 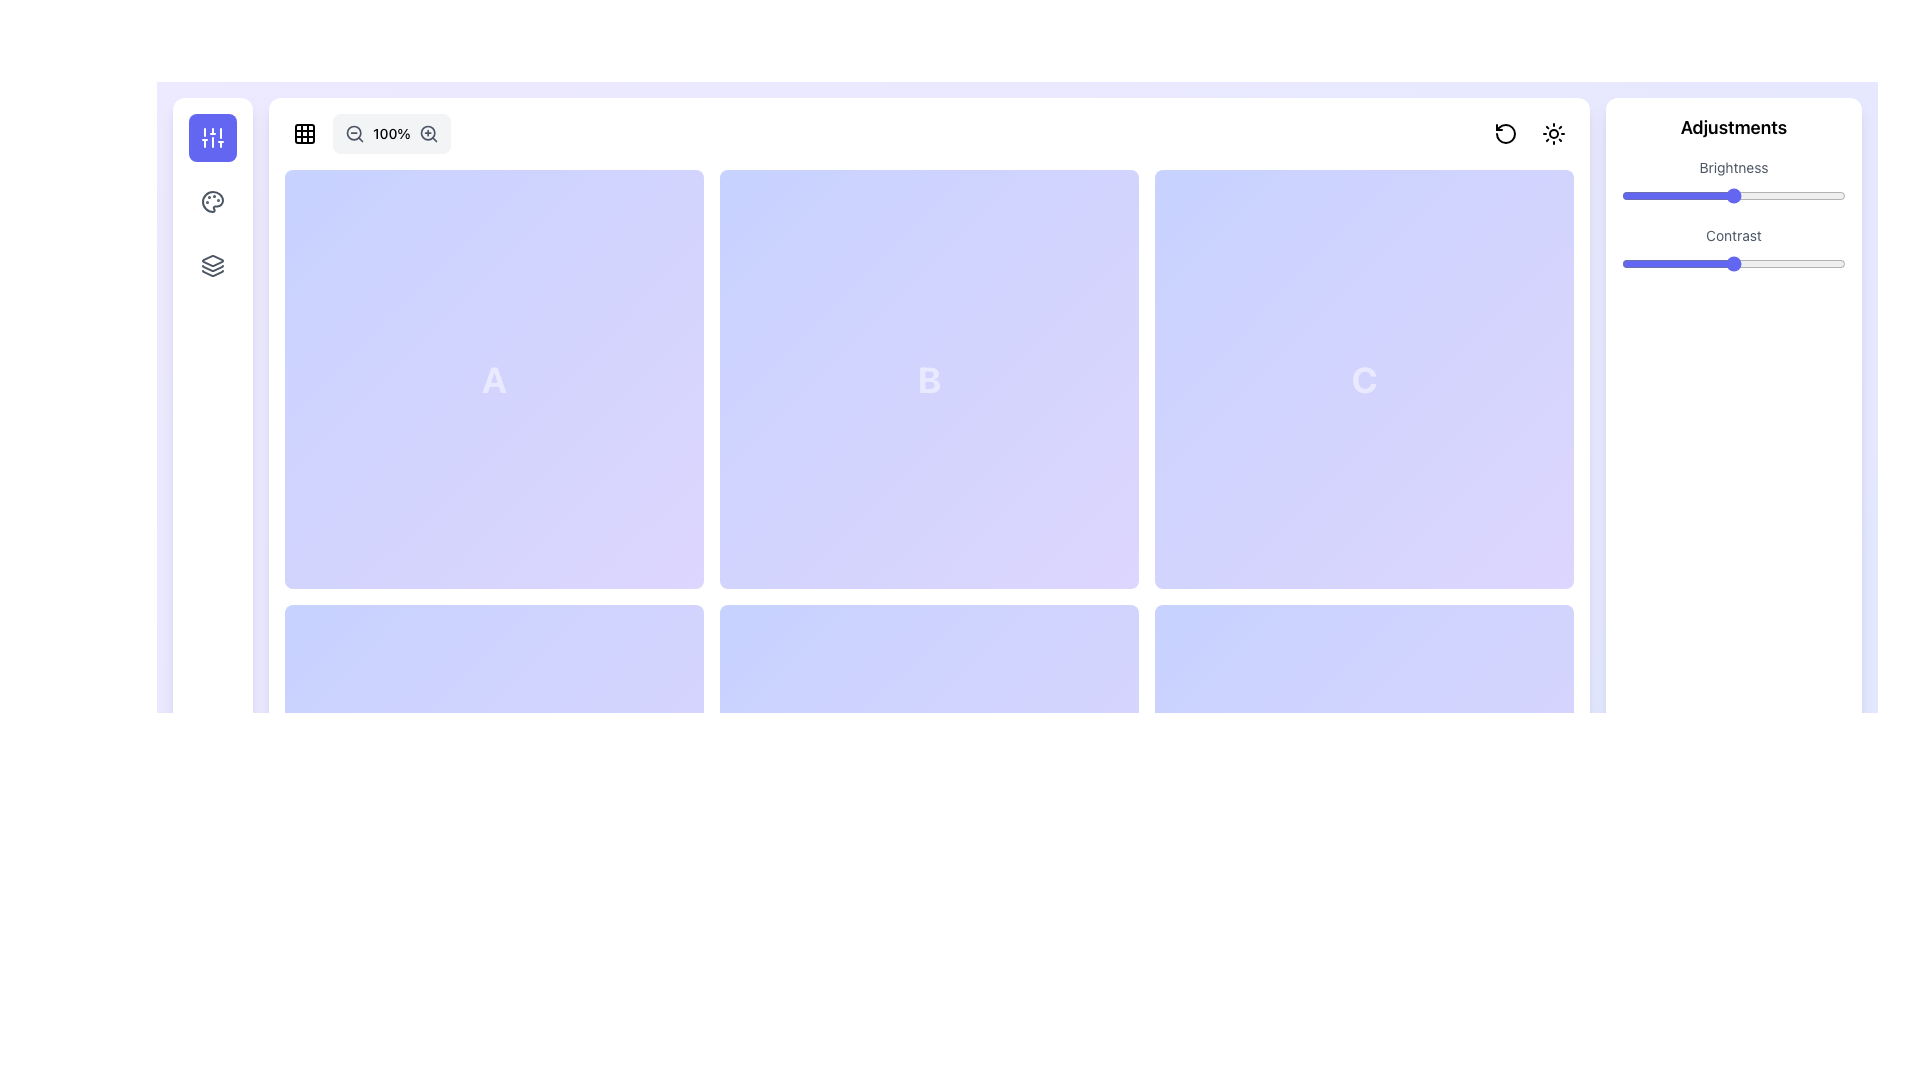 What do you see at coordinates (212, 569) in the screenshot?
I see `individual buttons within the vertical toolbar or navigation panel located at the leftmost side of the interface` at bounding box center [212, 569].